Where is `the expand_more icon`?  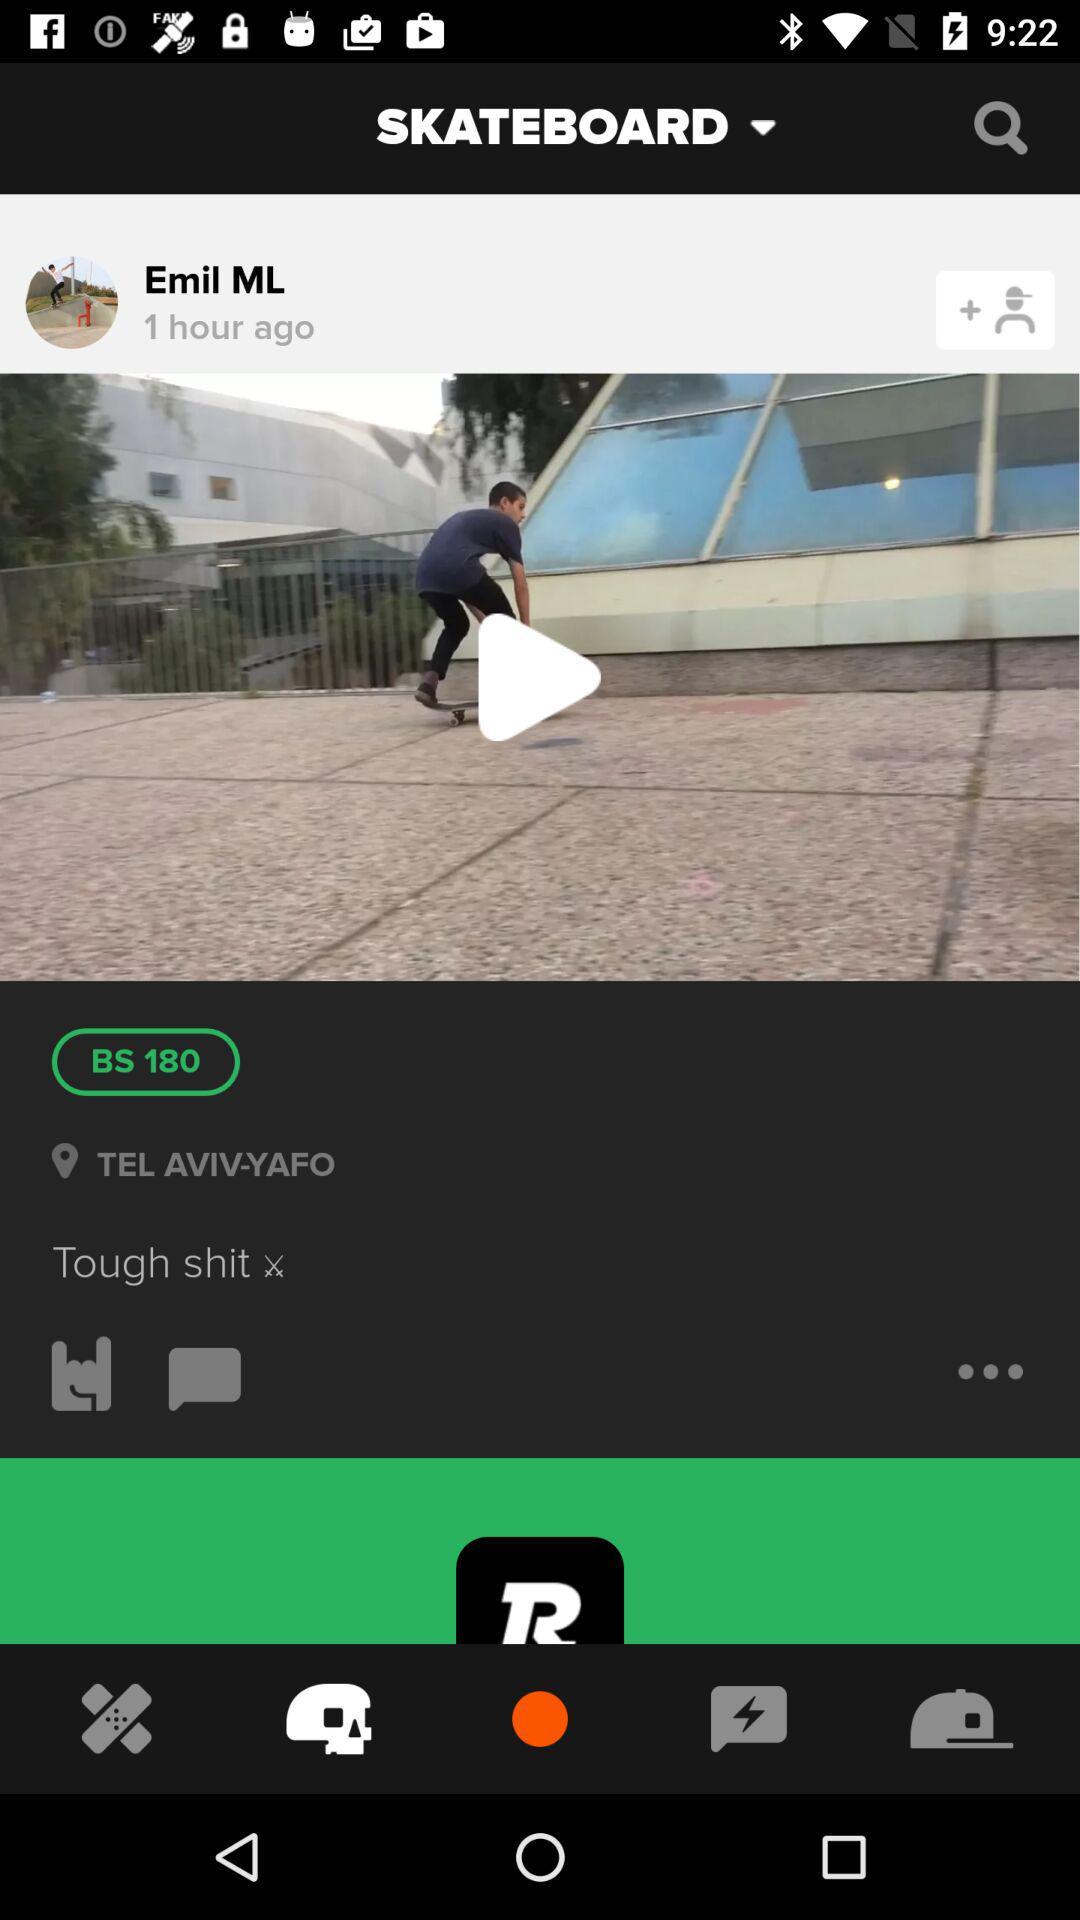
the expand_more icon is located at coordinates (777, 126).